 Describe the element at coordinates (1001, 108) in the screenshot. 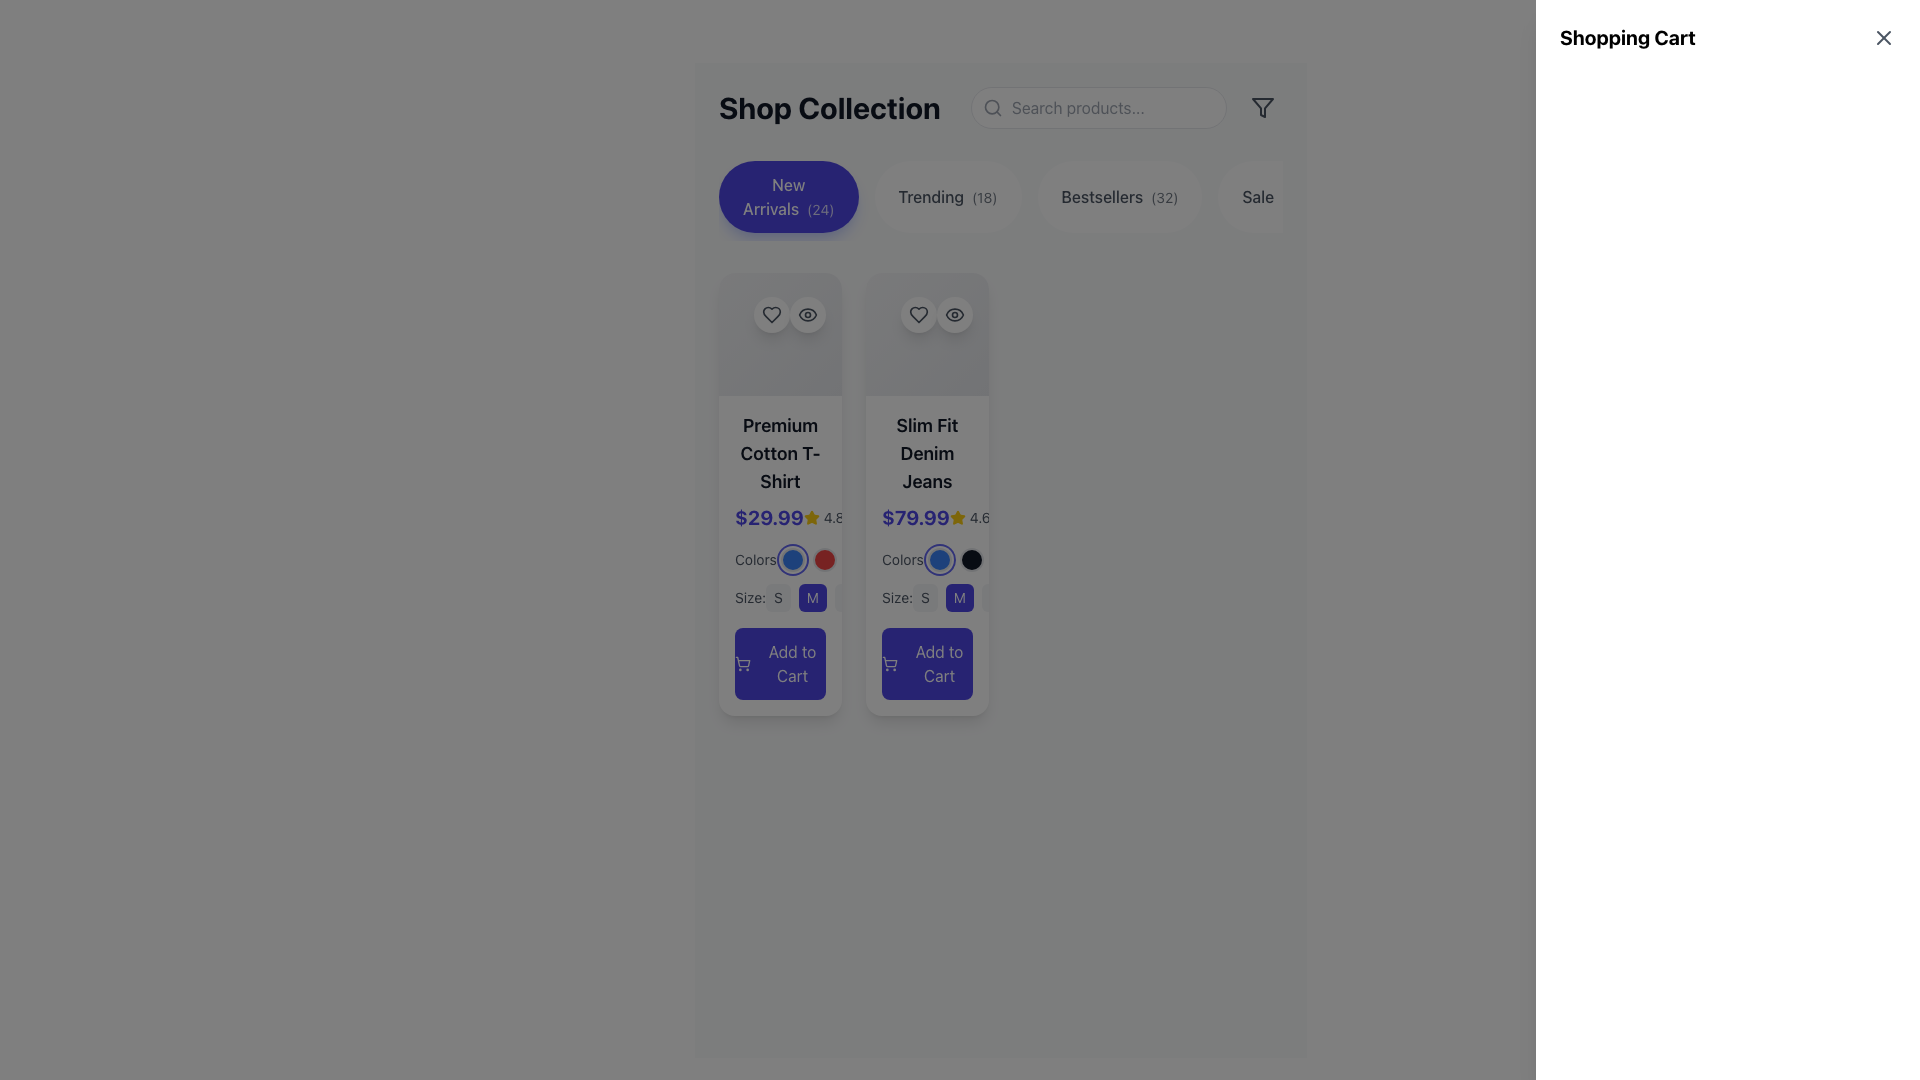

I see `the search icon located on the Header and utility bar of the product collection page to initiate a search` at that location.